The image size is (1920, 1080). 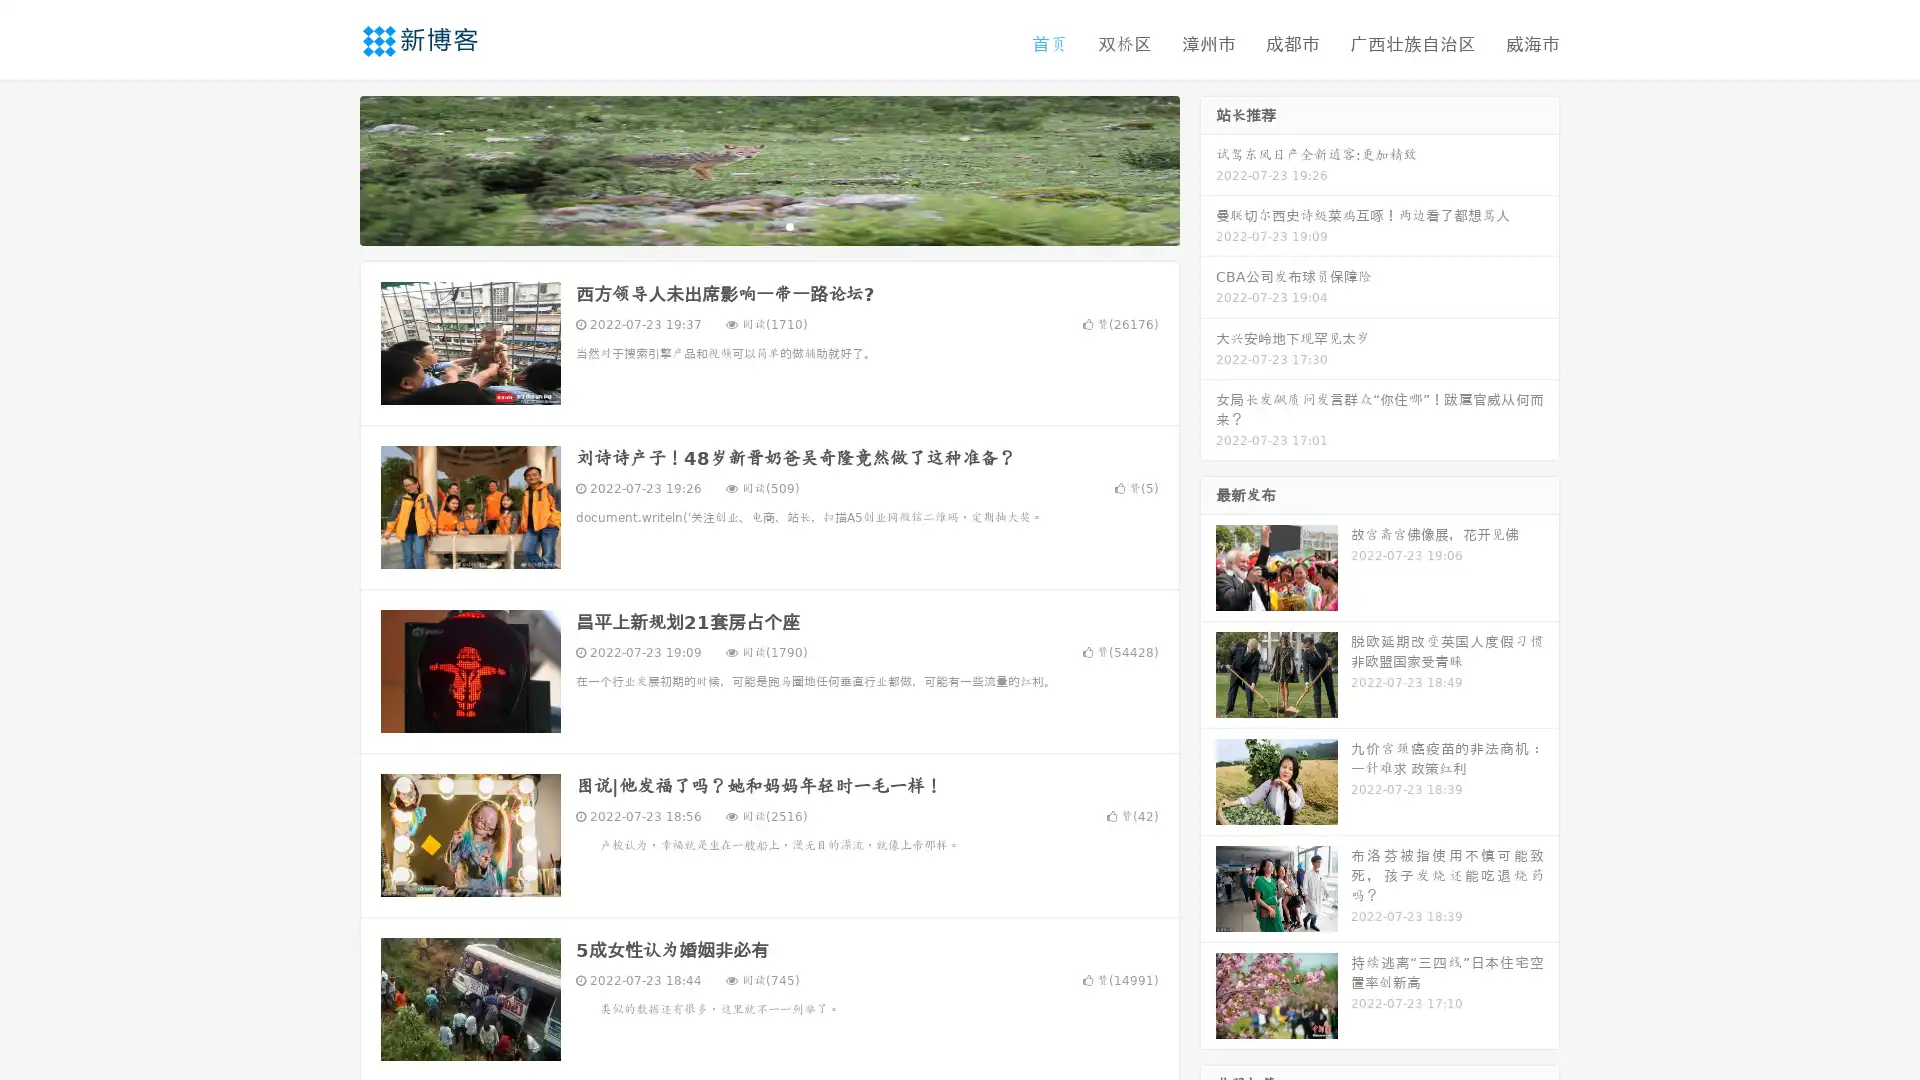 What do you see at coordinates (789, 225) in the screenshot?
I see `Go to slide 3` at bounding box center [789, 225].